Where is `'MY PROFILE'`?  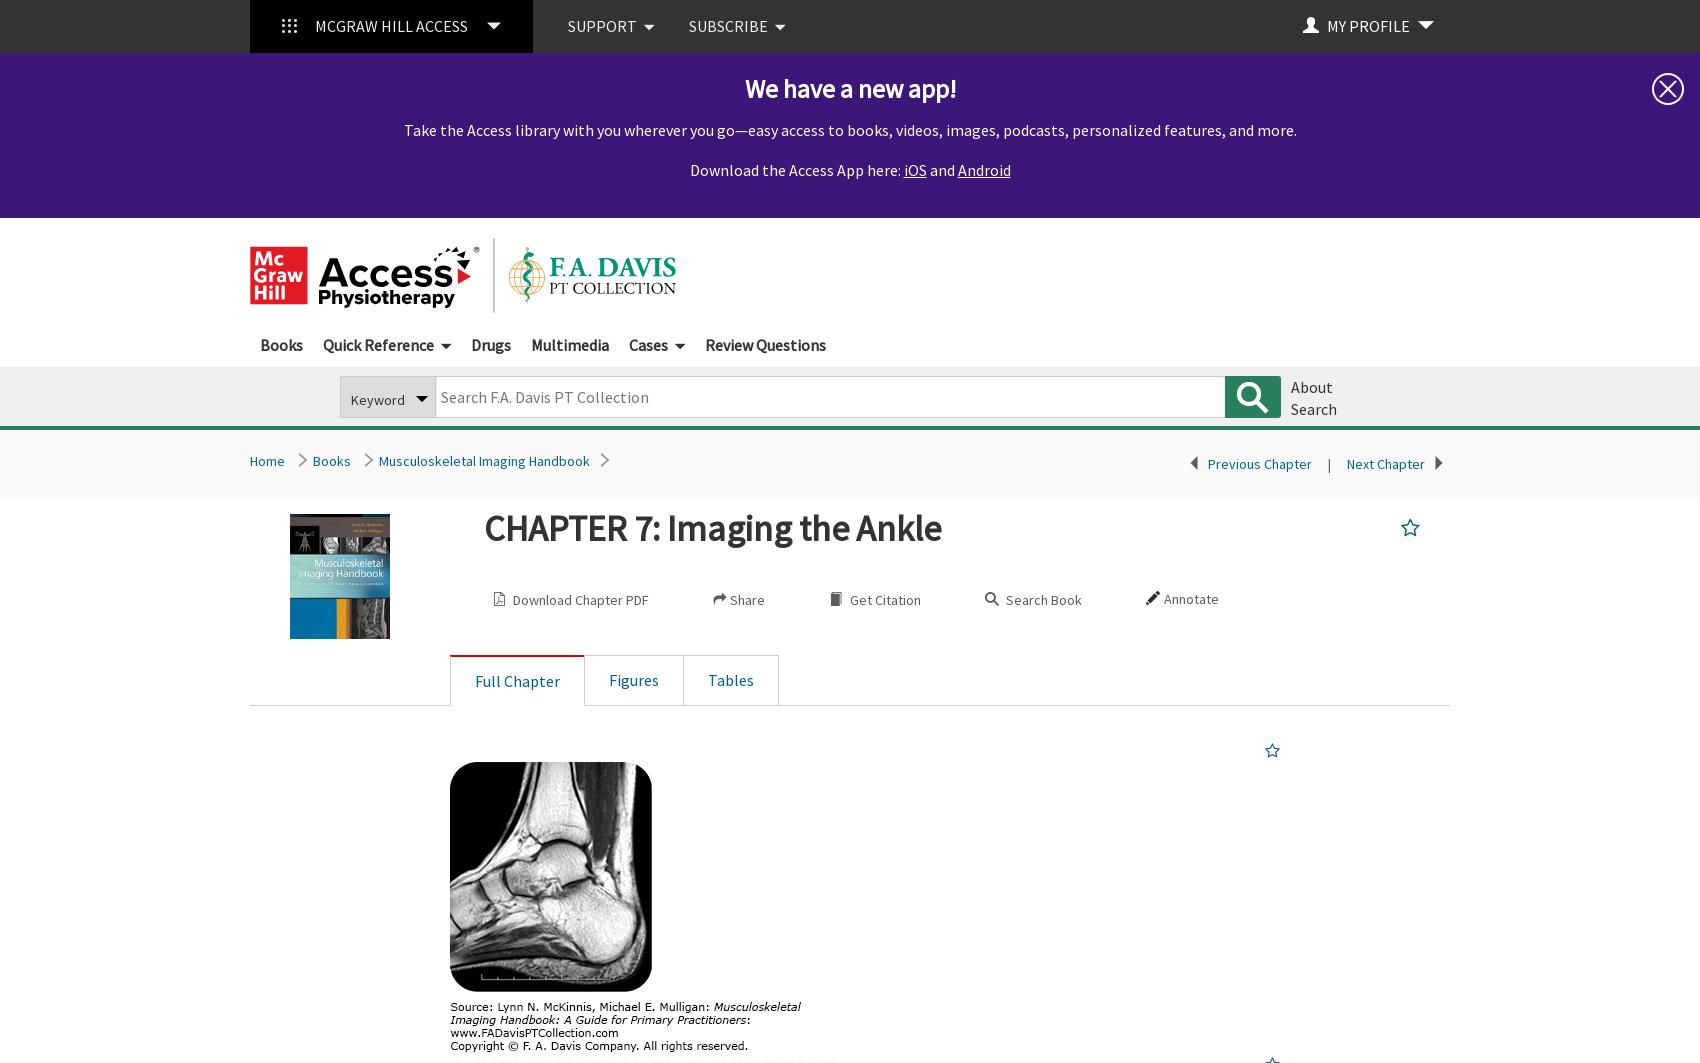
'MY PROFILE' is located at coordinates (1368, 26).